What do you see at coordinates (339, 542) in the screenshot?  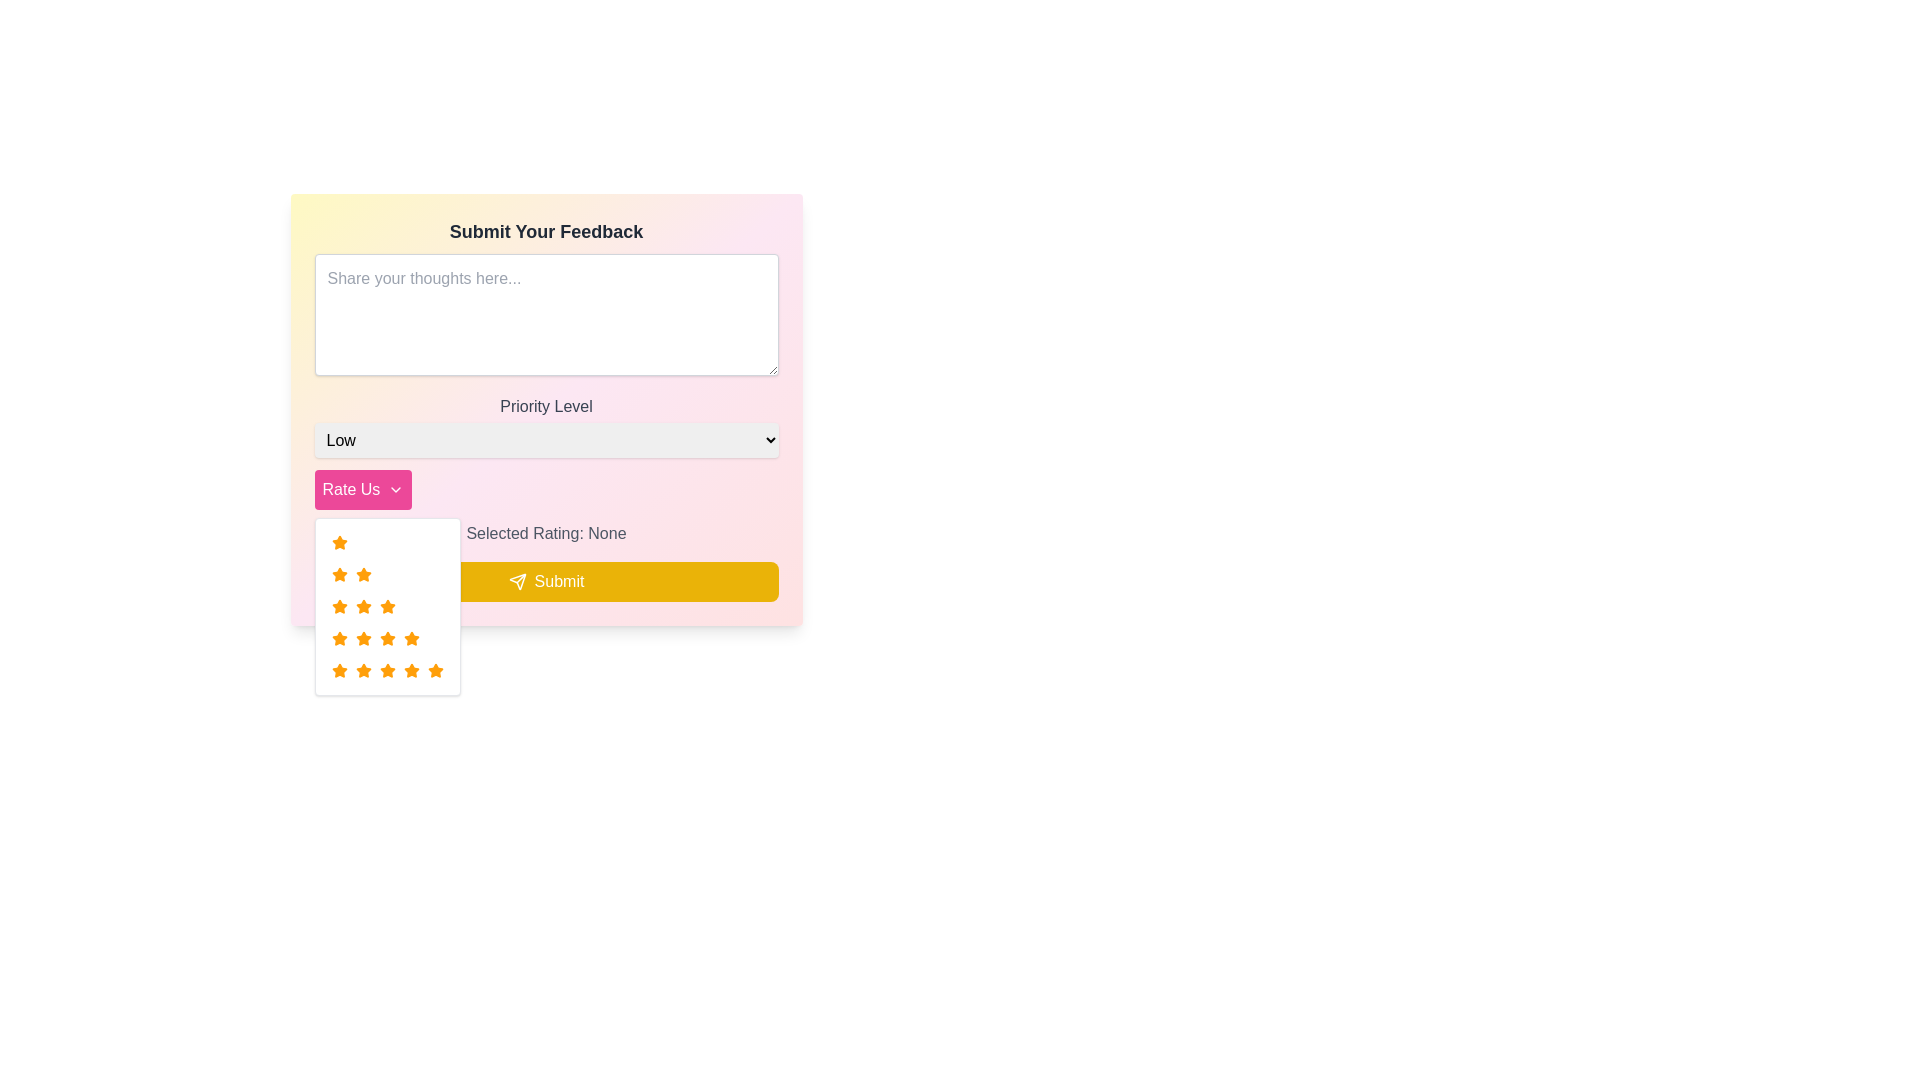 I see `the Rating star icon` at bounding box center [339, 542].